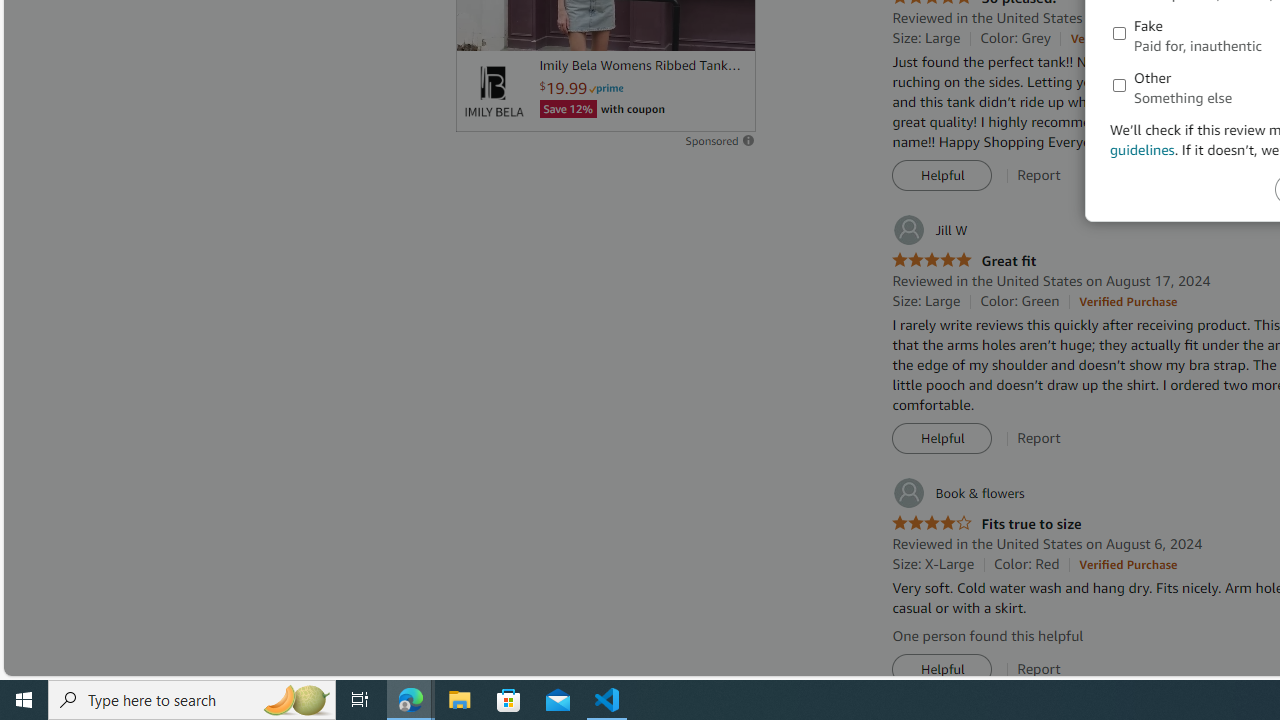 The height and width of the screenshot is (720, 1280). Describe the element at coordinates (957, 493) in the screenshot. I see `'Book & flowers'` at that location.